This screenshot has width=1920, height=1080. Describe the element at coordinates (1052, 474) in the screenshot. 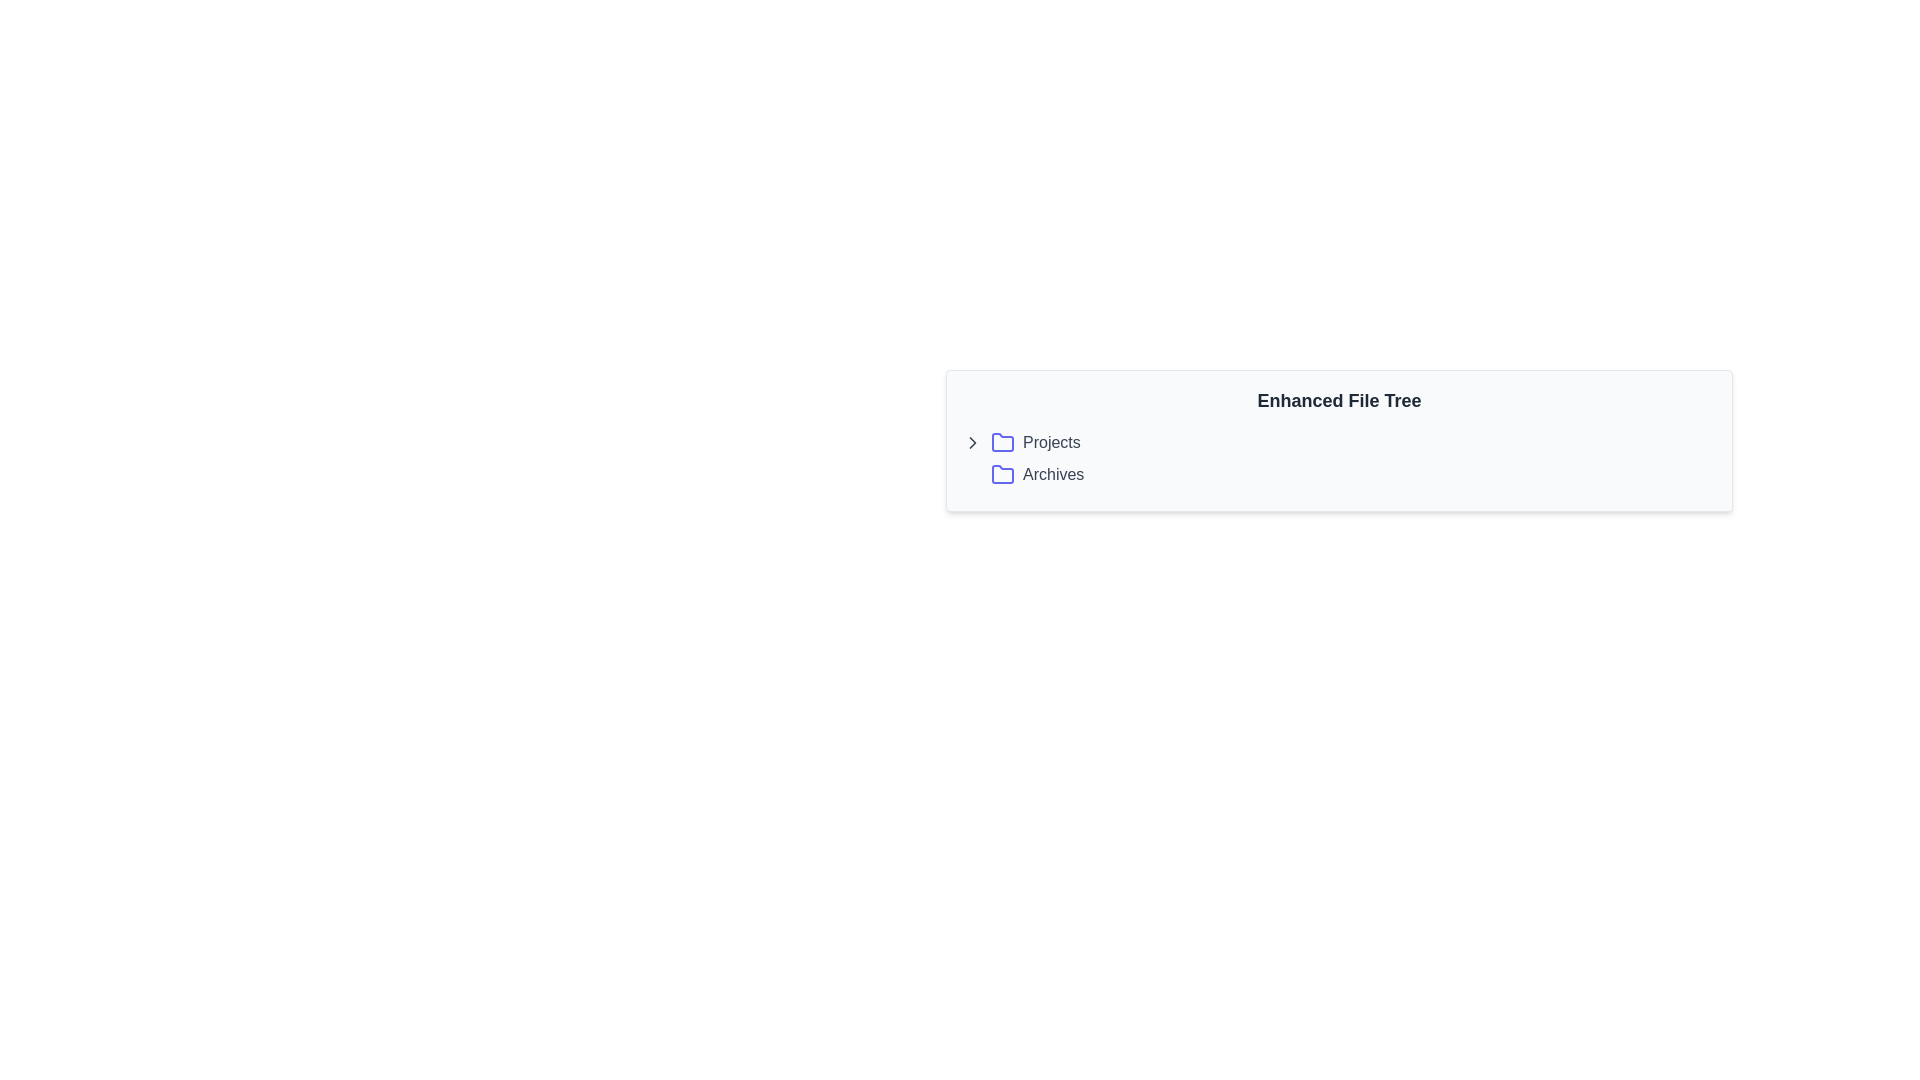

I see `text label 'Archives' which is styled in medium-weight font, positioned in the second row of the file tree interface, adjacent to a folder icon` at that location.